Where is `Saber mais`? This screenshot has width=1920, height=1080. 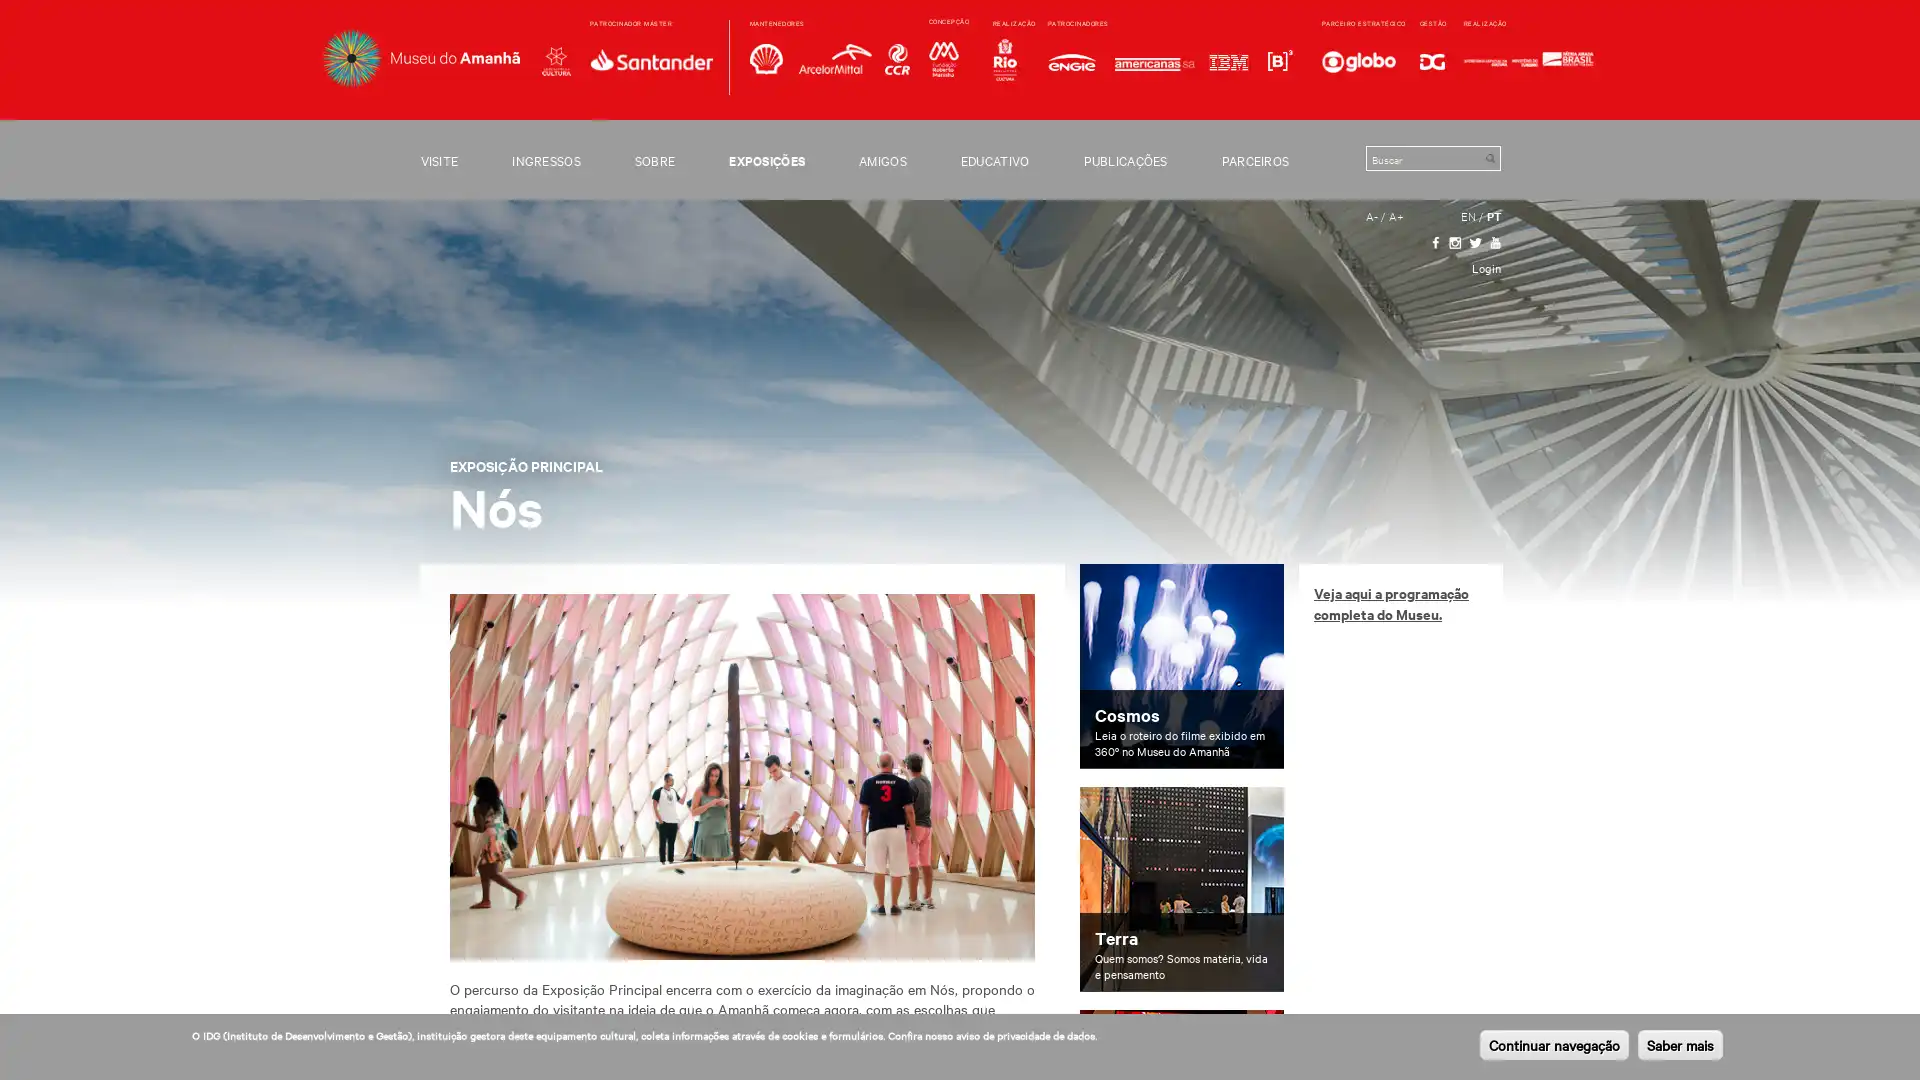 Saber mais is located at coordinates (1680, 1044).